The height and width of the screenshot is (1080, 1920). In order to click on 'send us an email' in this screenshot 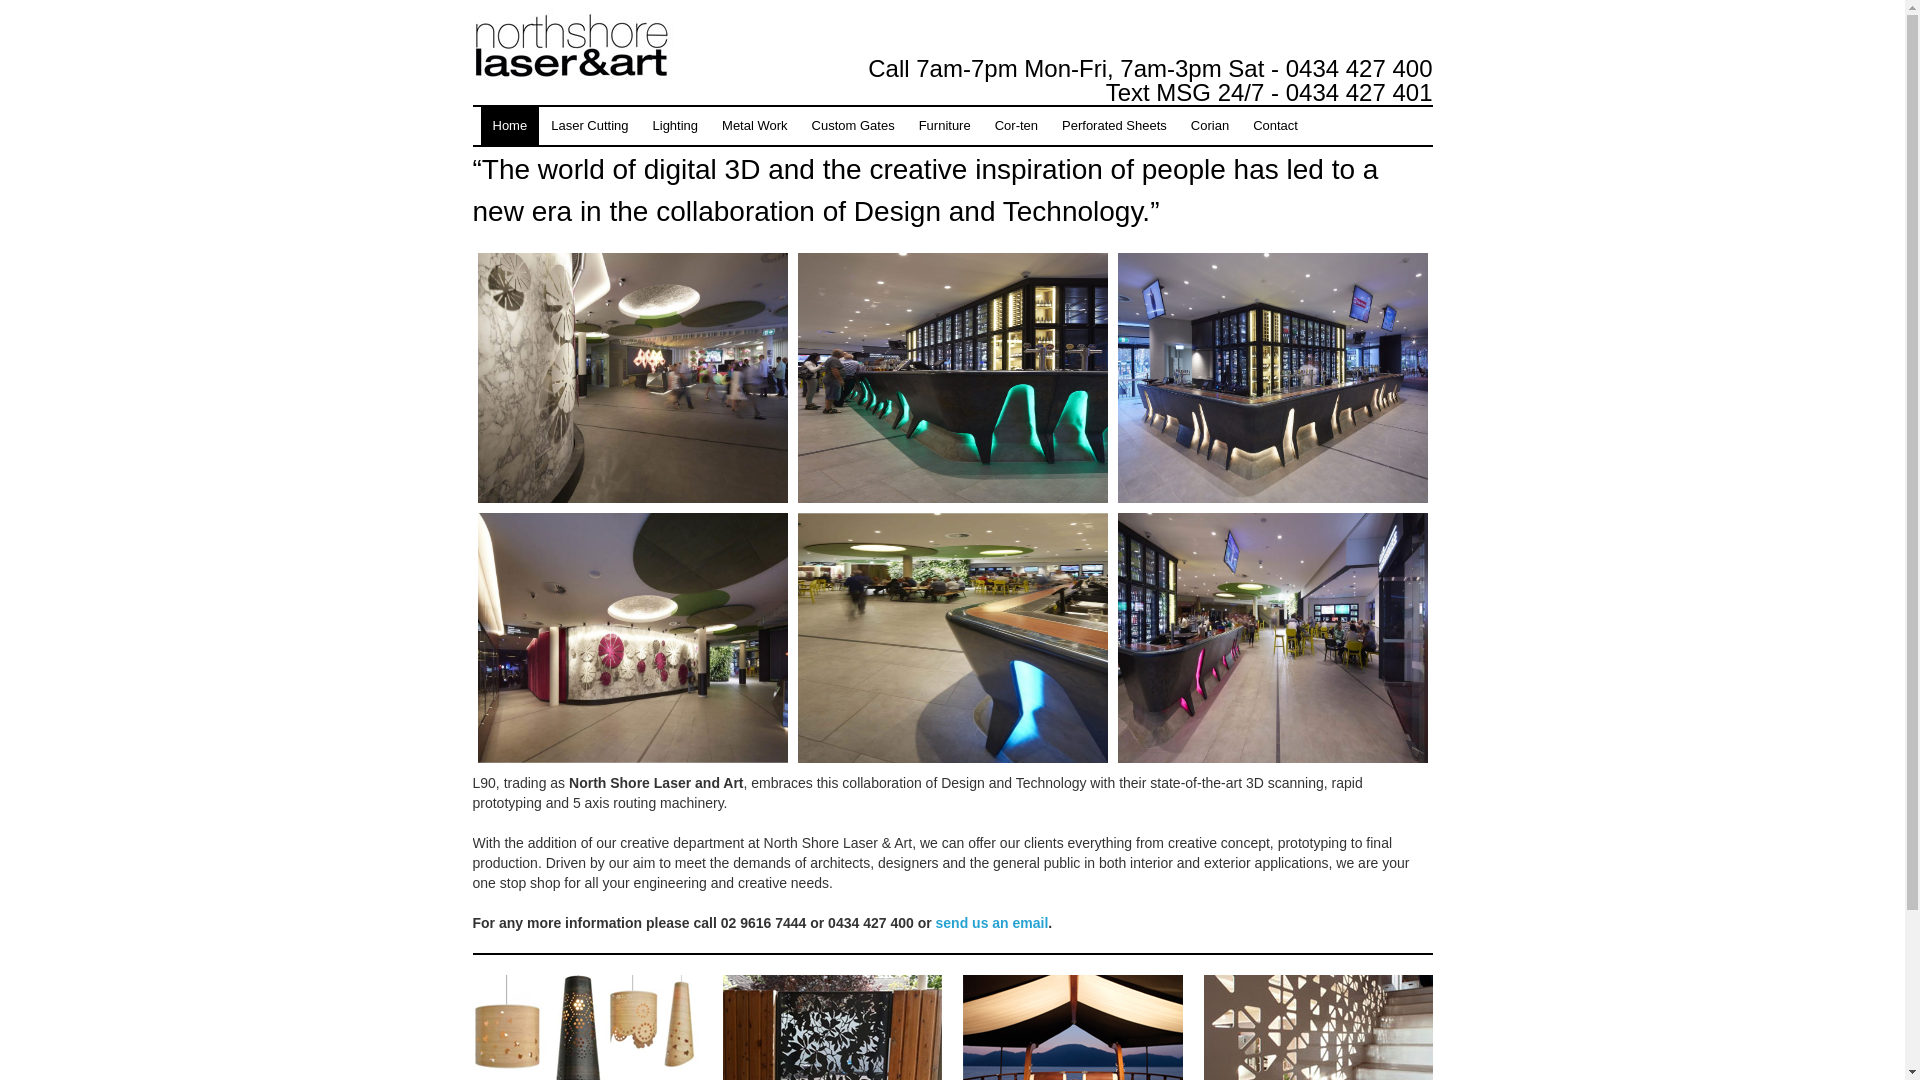, I will do `click(992, 922)`.